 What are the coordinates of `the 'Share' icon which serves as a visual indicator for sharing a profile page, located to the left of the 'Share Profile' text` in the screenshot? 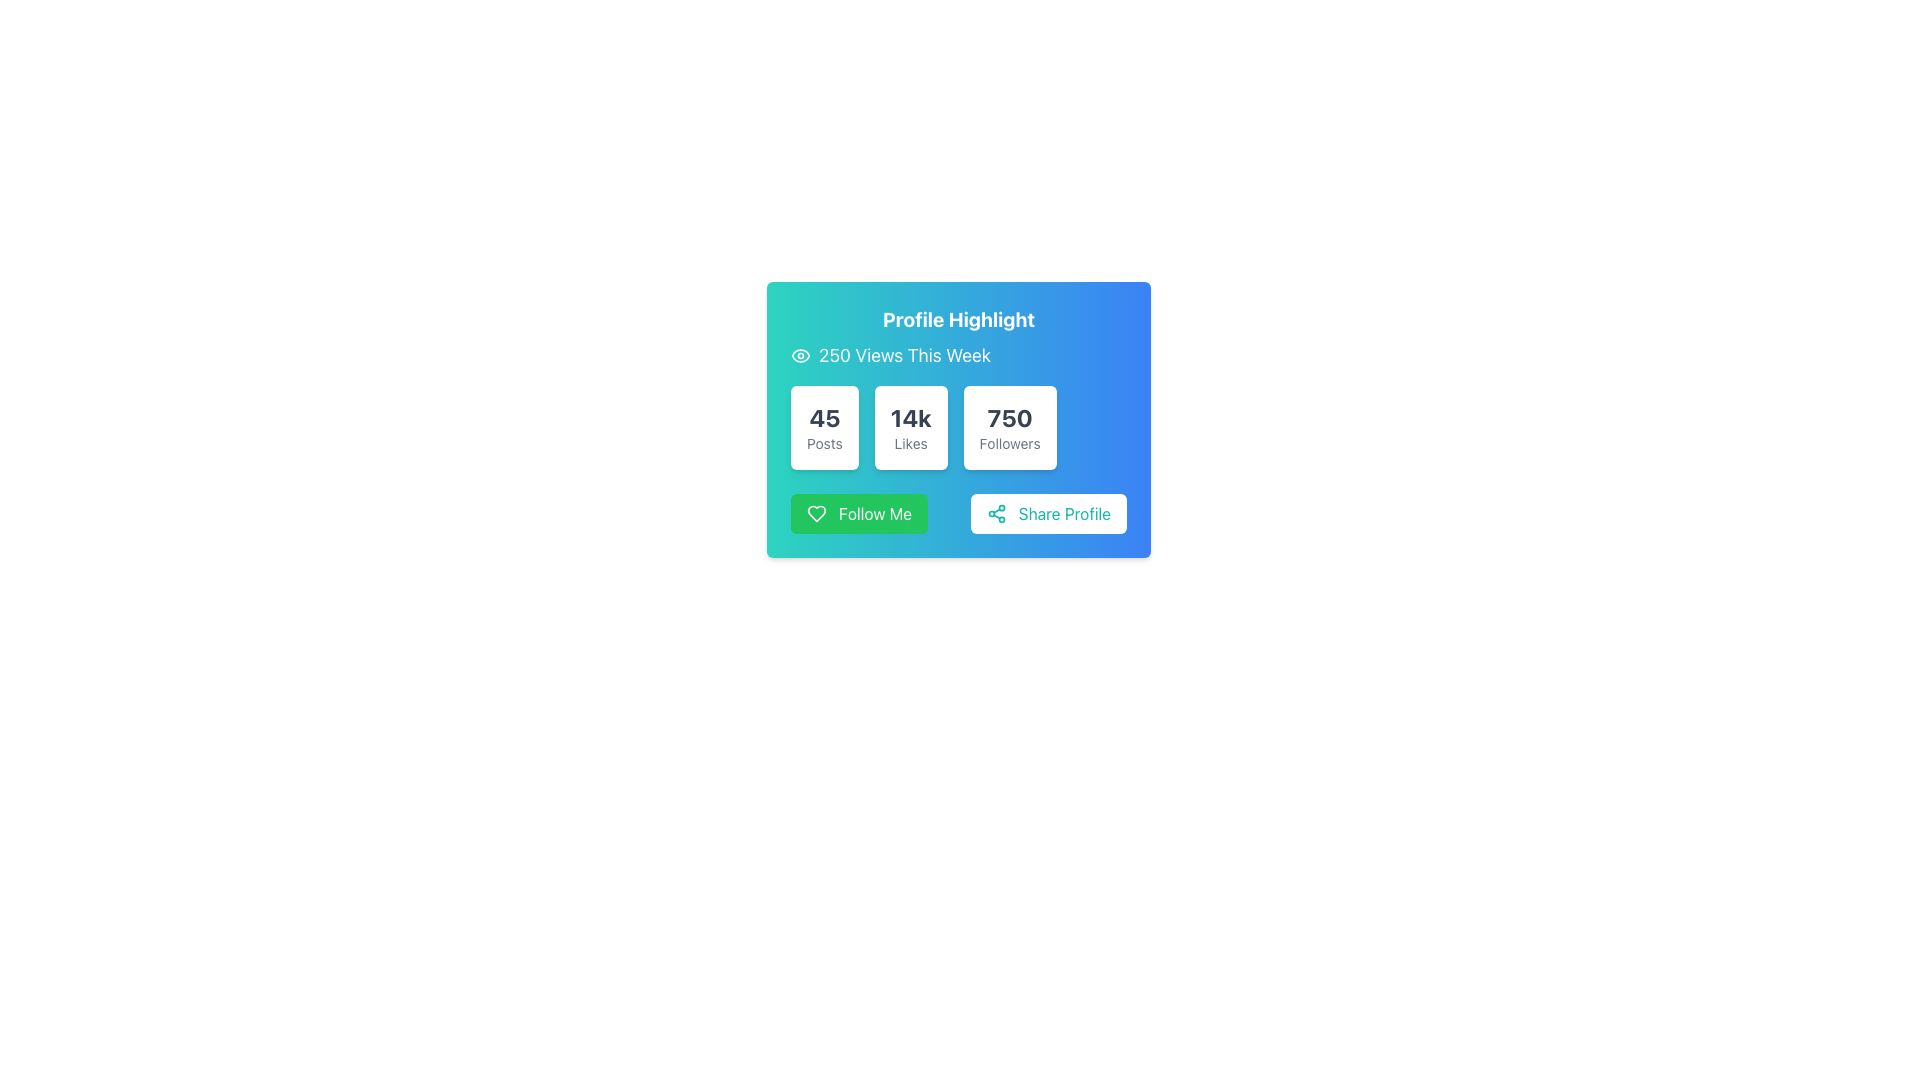 It's located at (996, 512).